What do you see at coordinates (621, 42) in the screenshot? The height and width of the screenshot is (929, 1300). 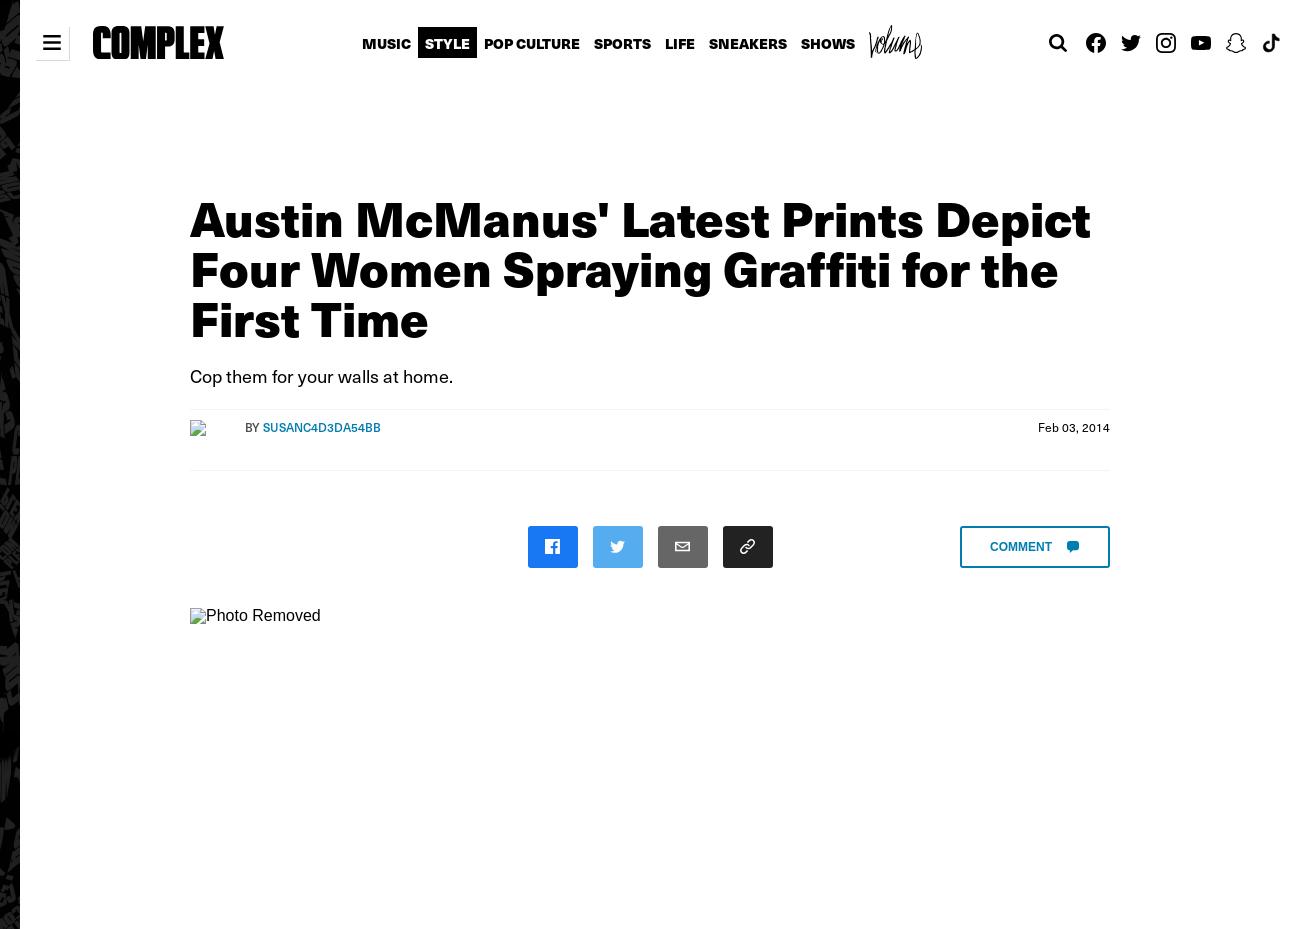 I see `'sports'` at bounding box center [621, 42].